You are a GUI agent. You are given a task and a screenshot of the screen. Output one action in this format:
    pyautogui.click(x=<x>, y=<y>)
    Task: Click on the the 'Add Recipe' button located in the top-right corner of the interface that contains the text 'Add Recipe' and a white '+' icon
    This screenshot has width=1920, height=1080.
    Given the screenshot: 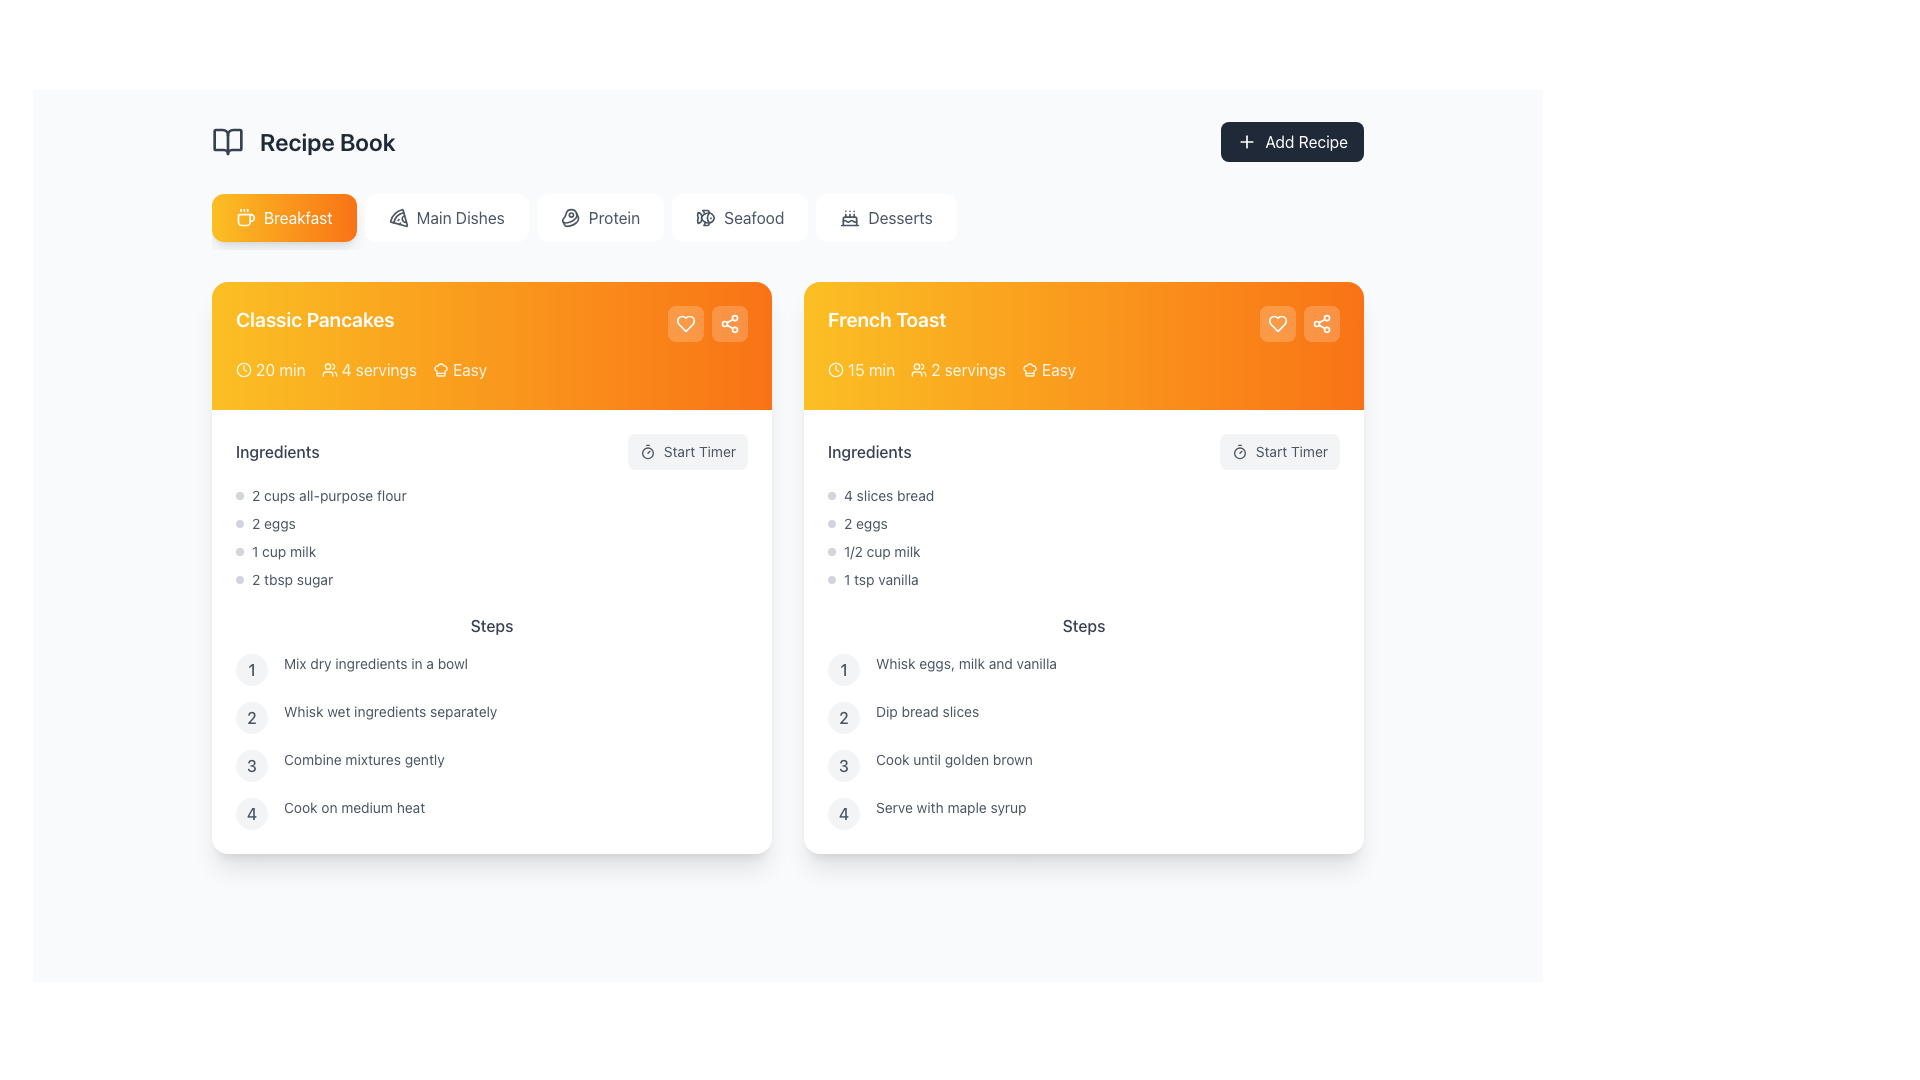 What is the action you would take?
    pyautogui.click(x=1306, y=141)
    